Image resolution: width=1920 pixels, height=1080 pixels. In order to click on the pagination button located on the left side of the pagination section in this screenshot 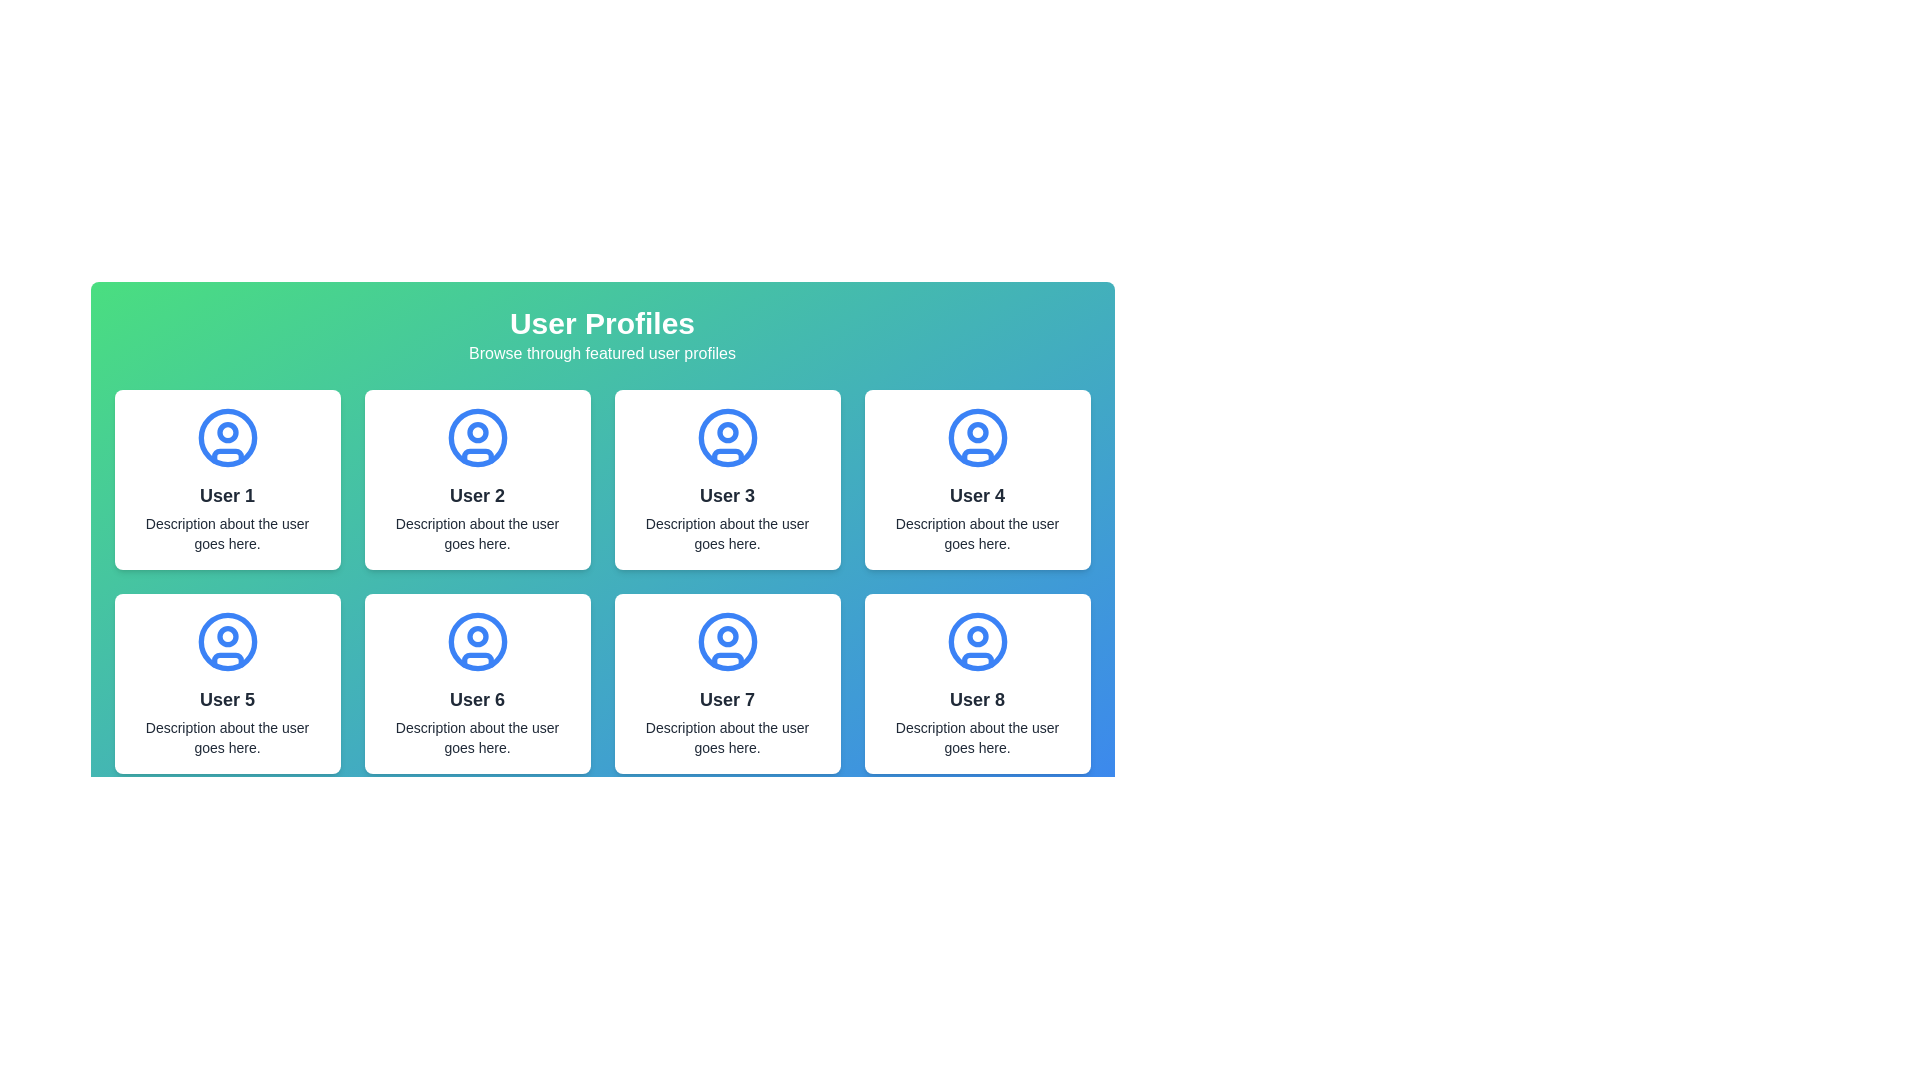, I will do `click(137, 817)`.